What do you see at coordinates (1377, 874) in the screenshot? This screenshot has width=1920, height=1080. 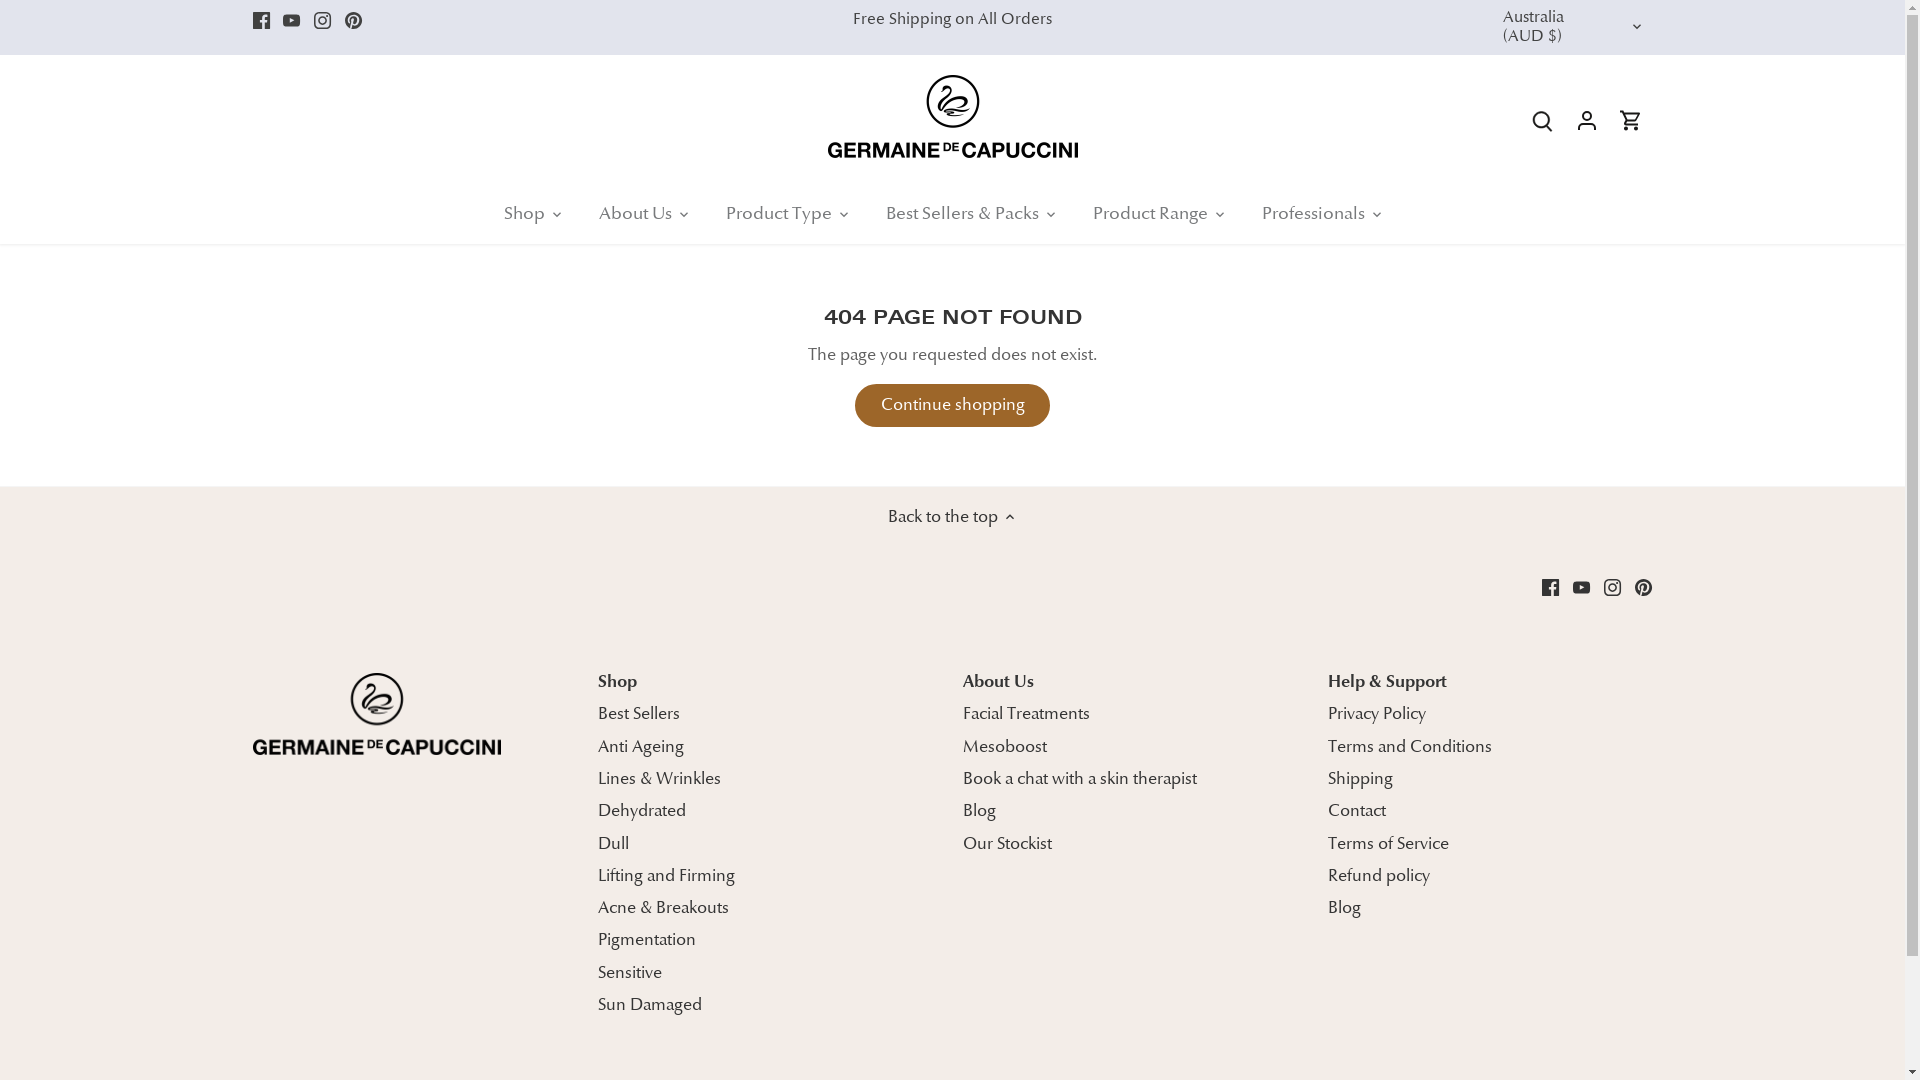 I see `'Refund policy'` at bounding box center [1377, 874].